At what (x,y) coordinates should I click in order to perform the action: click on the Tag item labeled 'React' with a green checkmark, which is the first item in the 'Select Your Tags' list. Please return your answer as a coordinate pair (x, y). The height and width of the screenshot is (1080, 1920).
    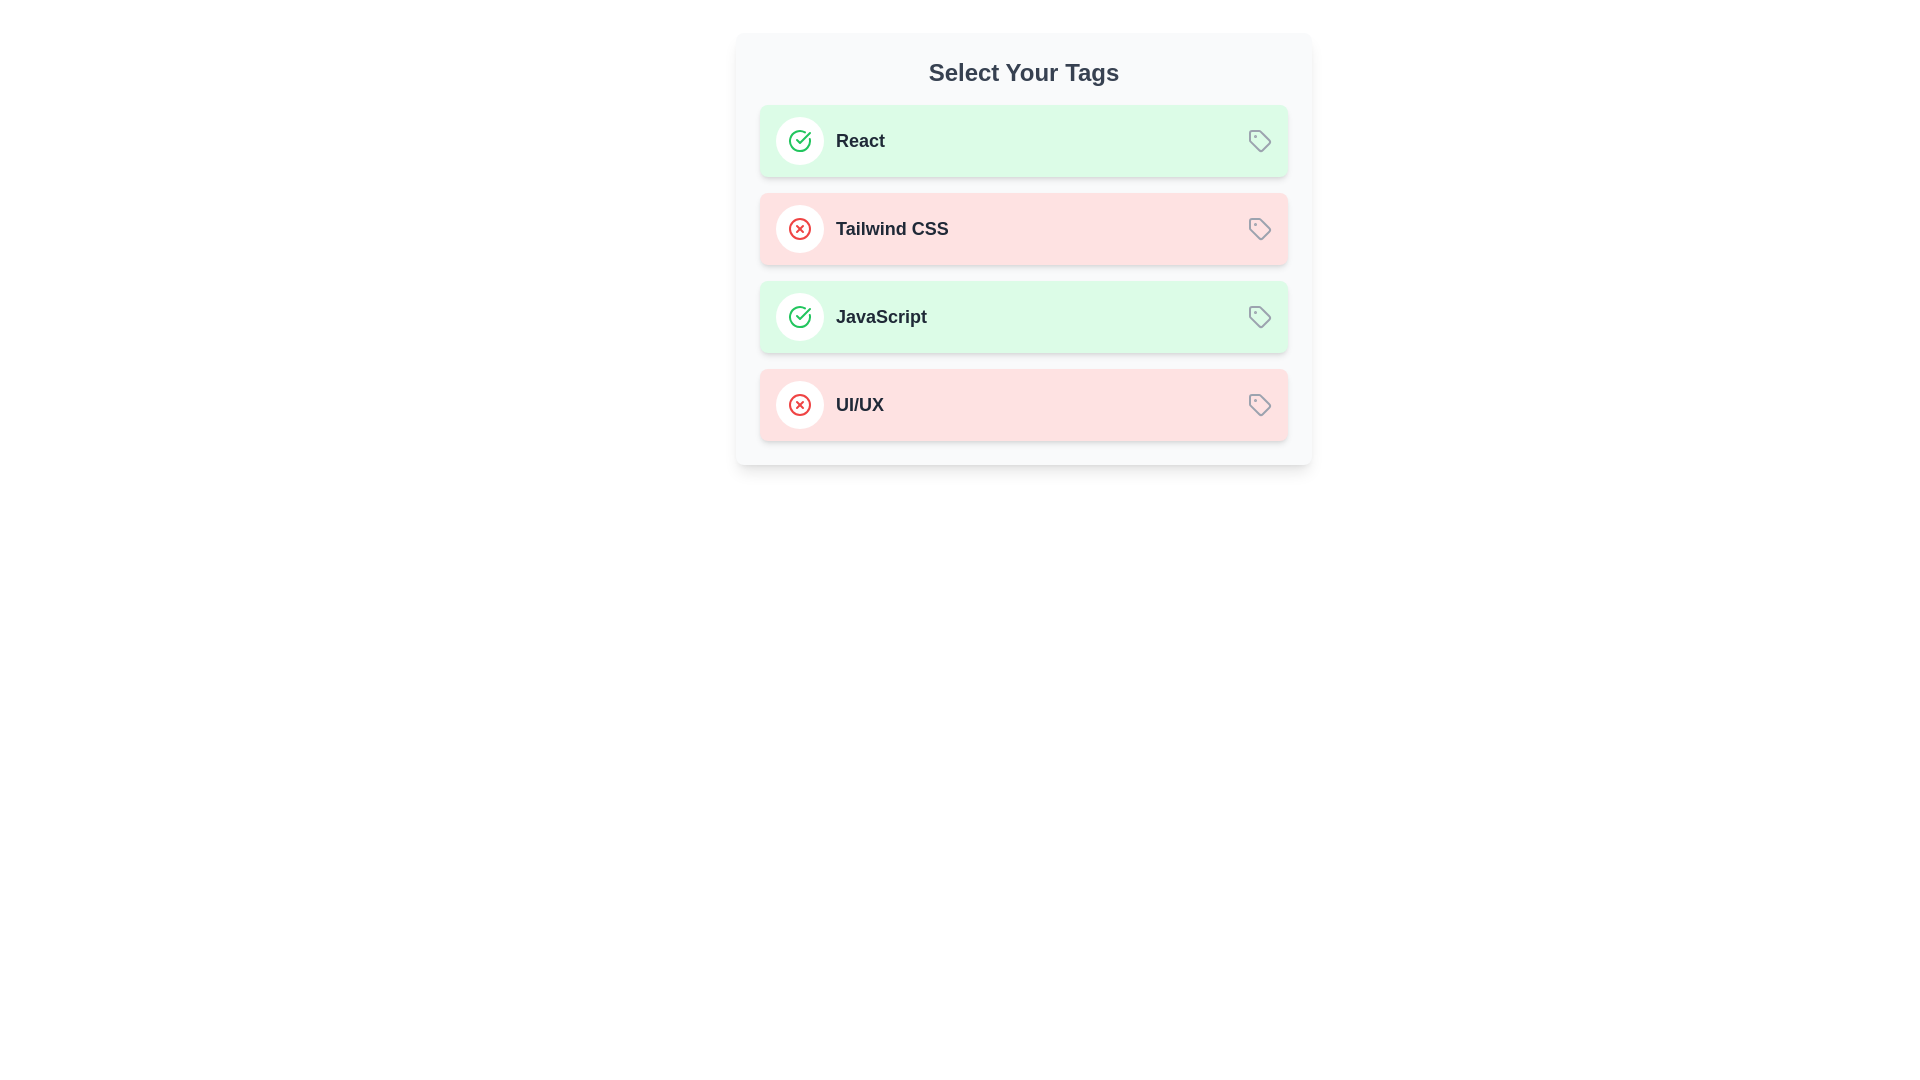
    Looking at the image, I should click on (830, 140).